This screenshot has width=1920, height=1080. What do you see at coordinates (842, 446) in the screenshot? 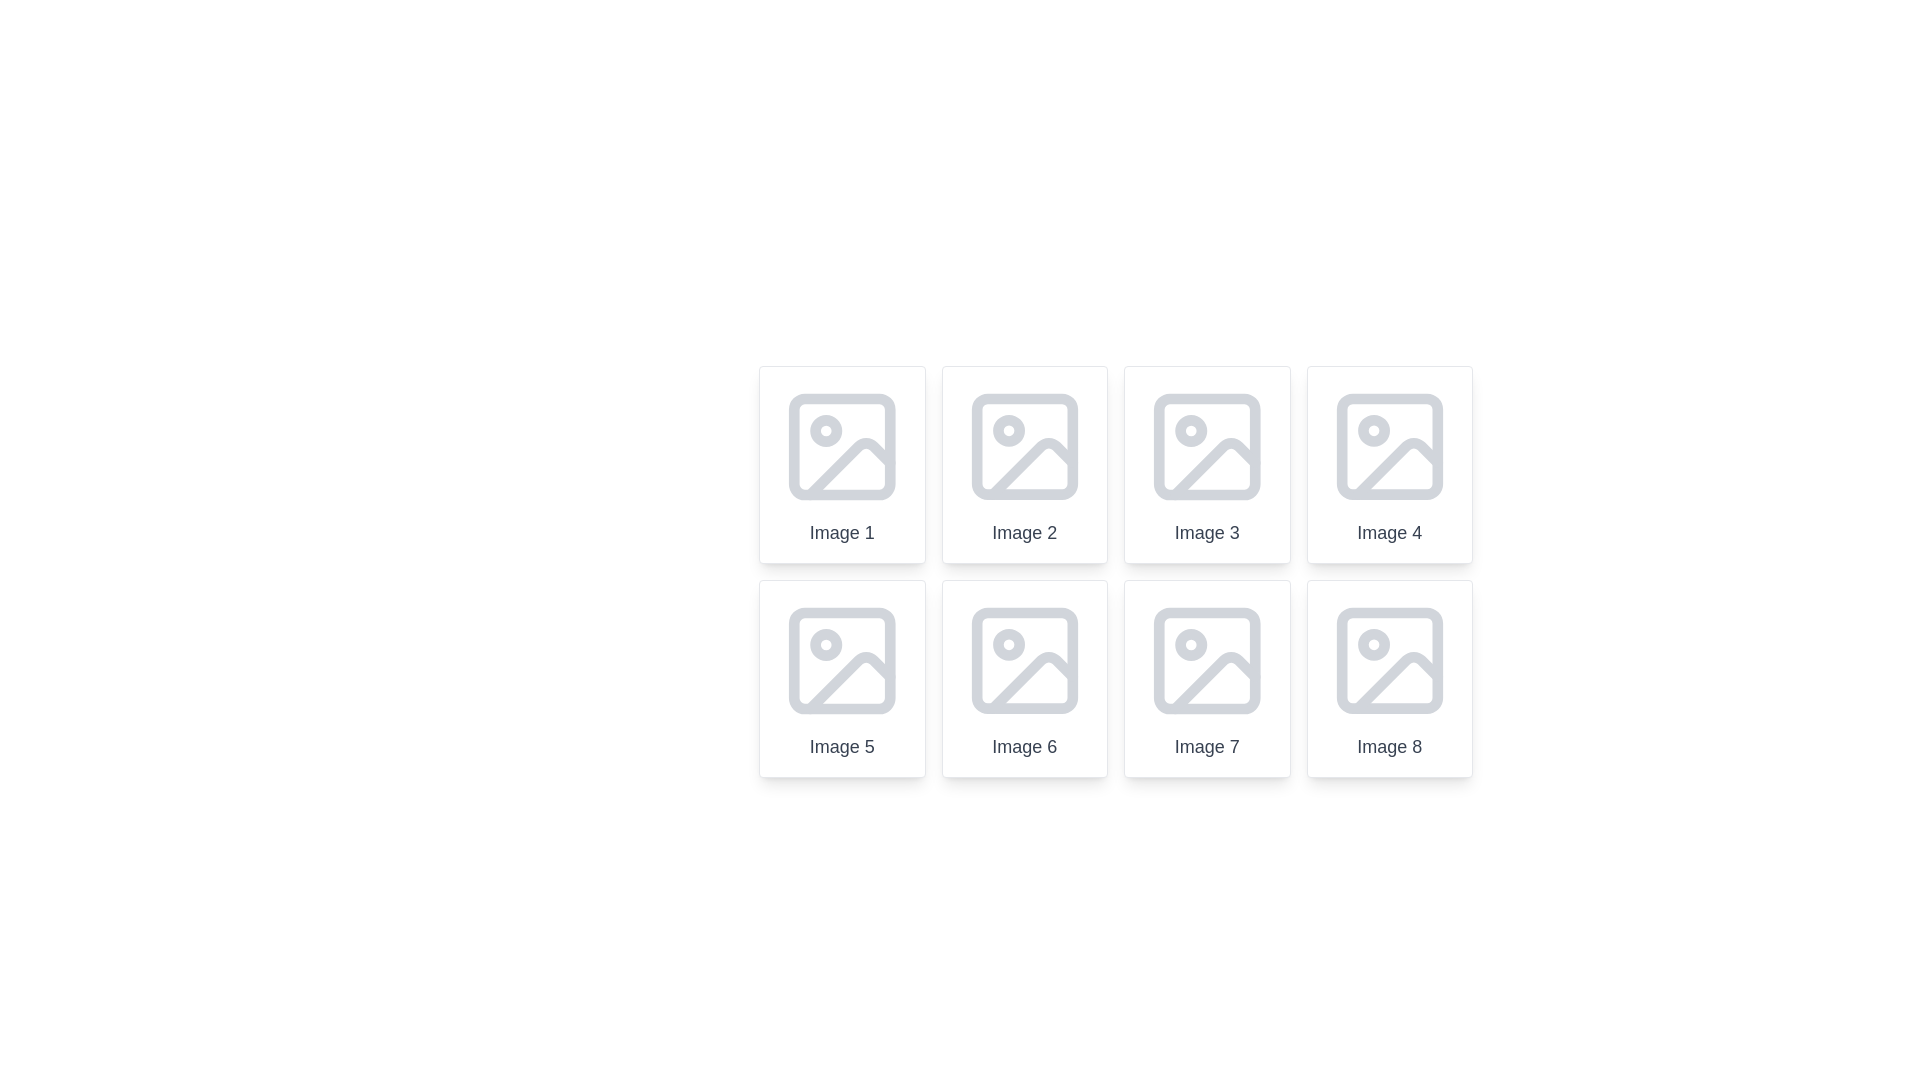
I see `the graphical square with rounded corners in the upper-left quadrant of the 'Image 1' placeholder` at bounding box center [842, 446].